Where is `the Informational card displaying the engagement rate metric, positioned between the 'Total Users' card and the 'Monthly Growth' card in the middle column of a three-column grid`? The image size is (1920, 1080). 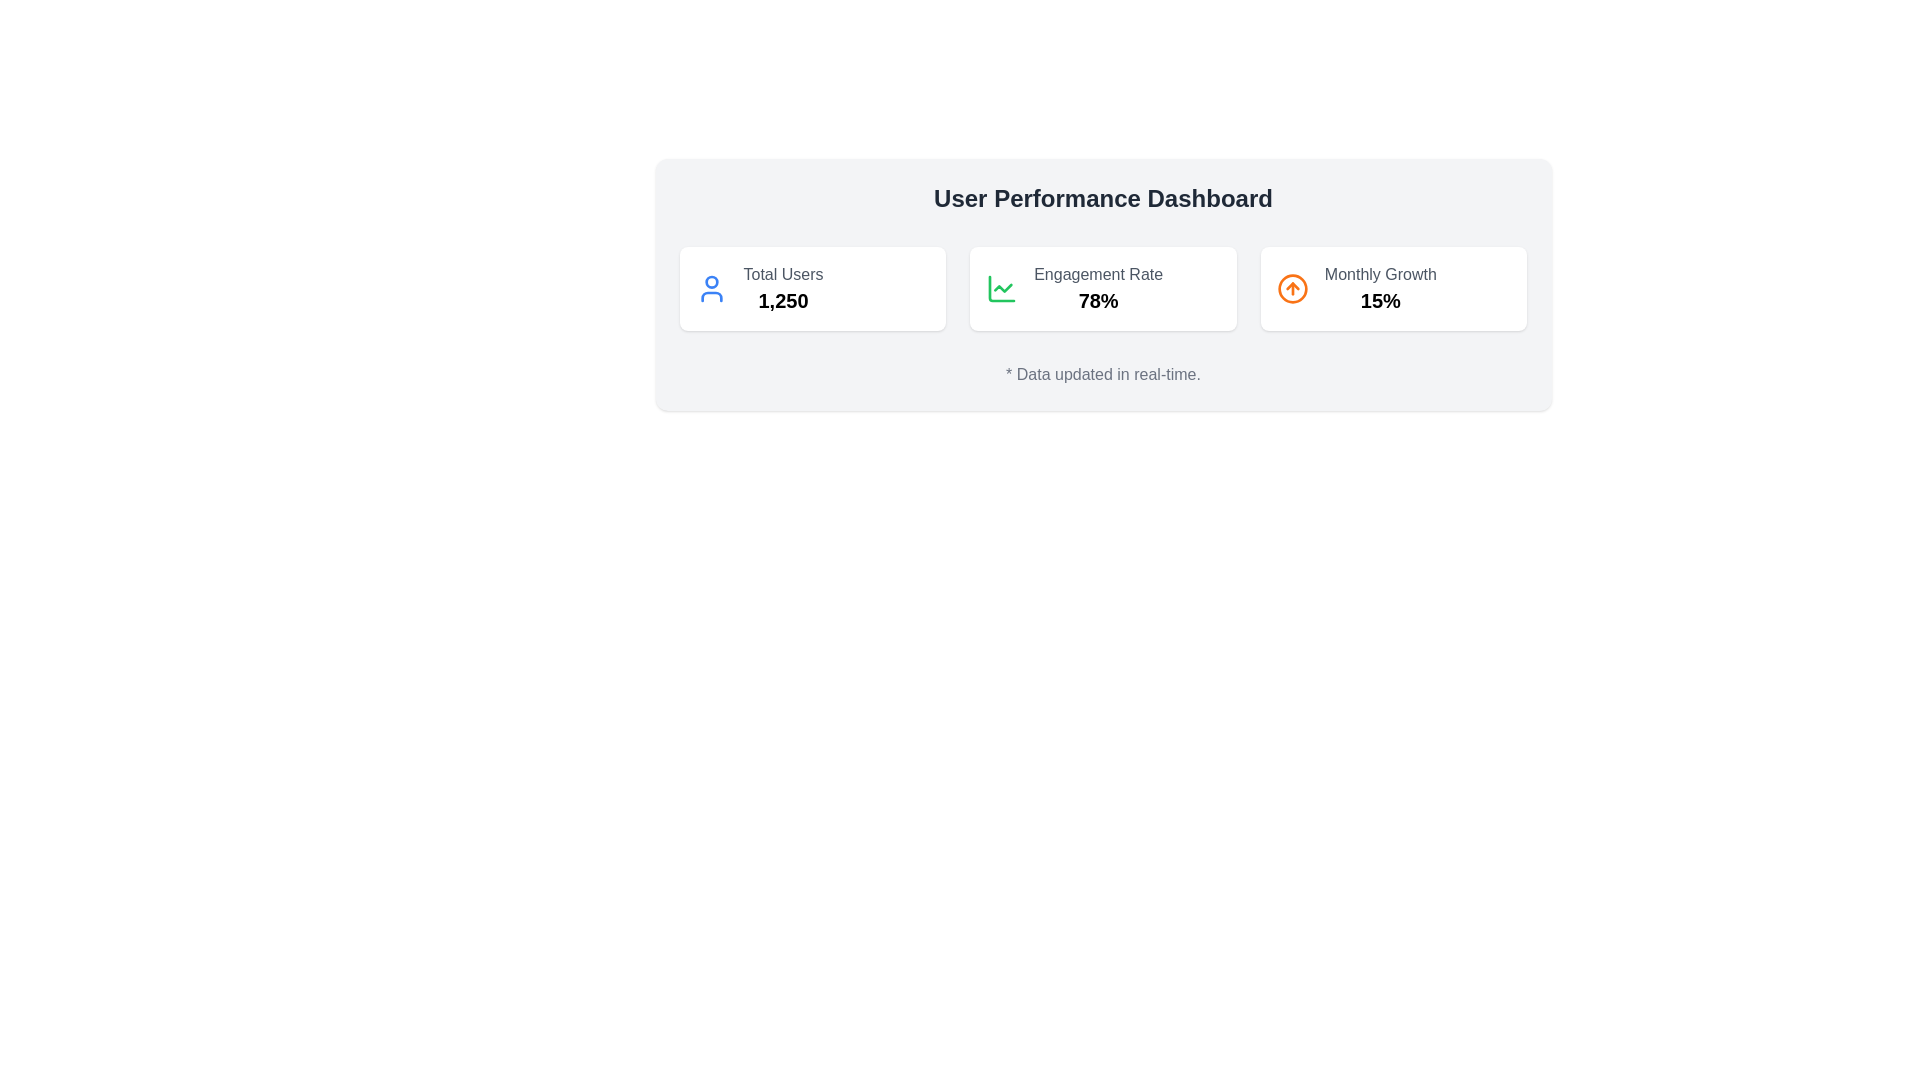
the Informational card displaying the engagement rate metric, positioned between the 'Total Users' card and the 'Monthly Growth' card in the middle column of a three-column grid is located at coordinates (1102, 289).